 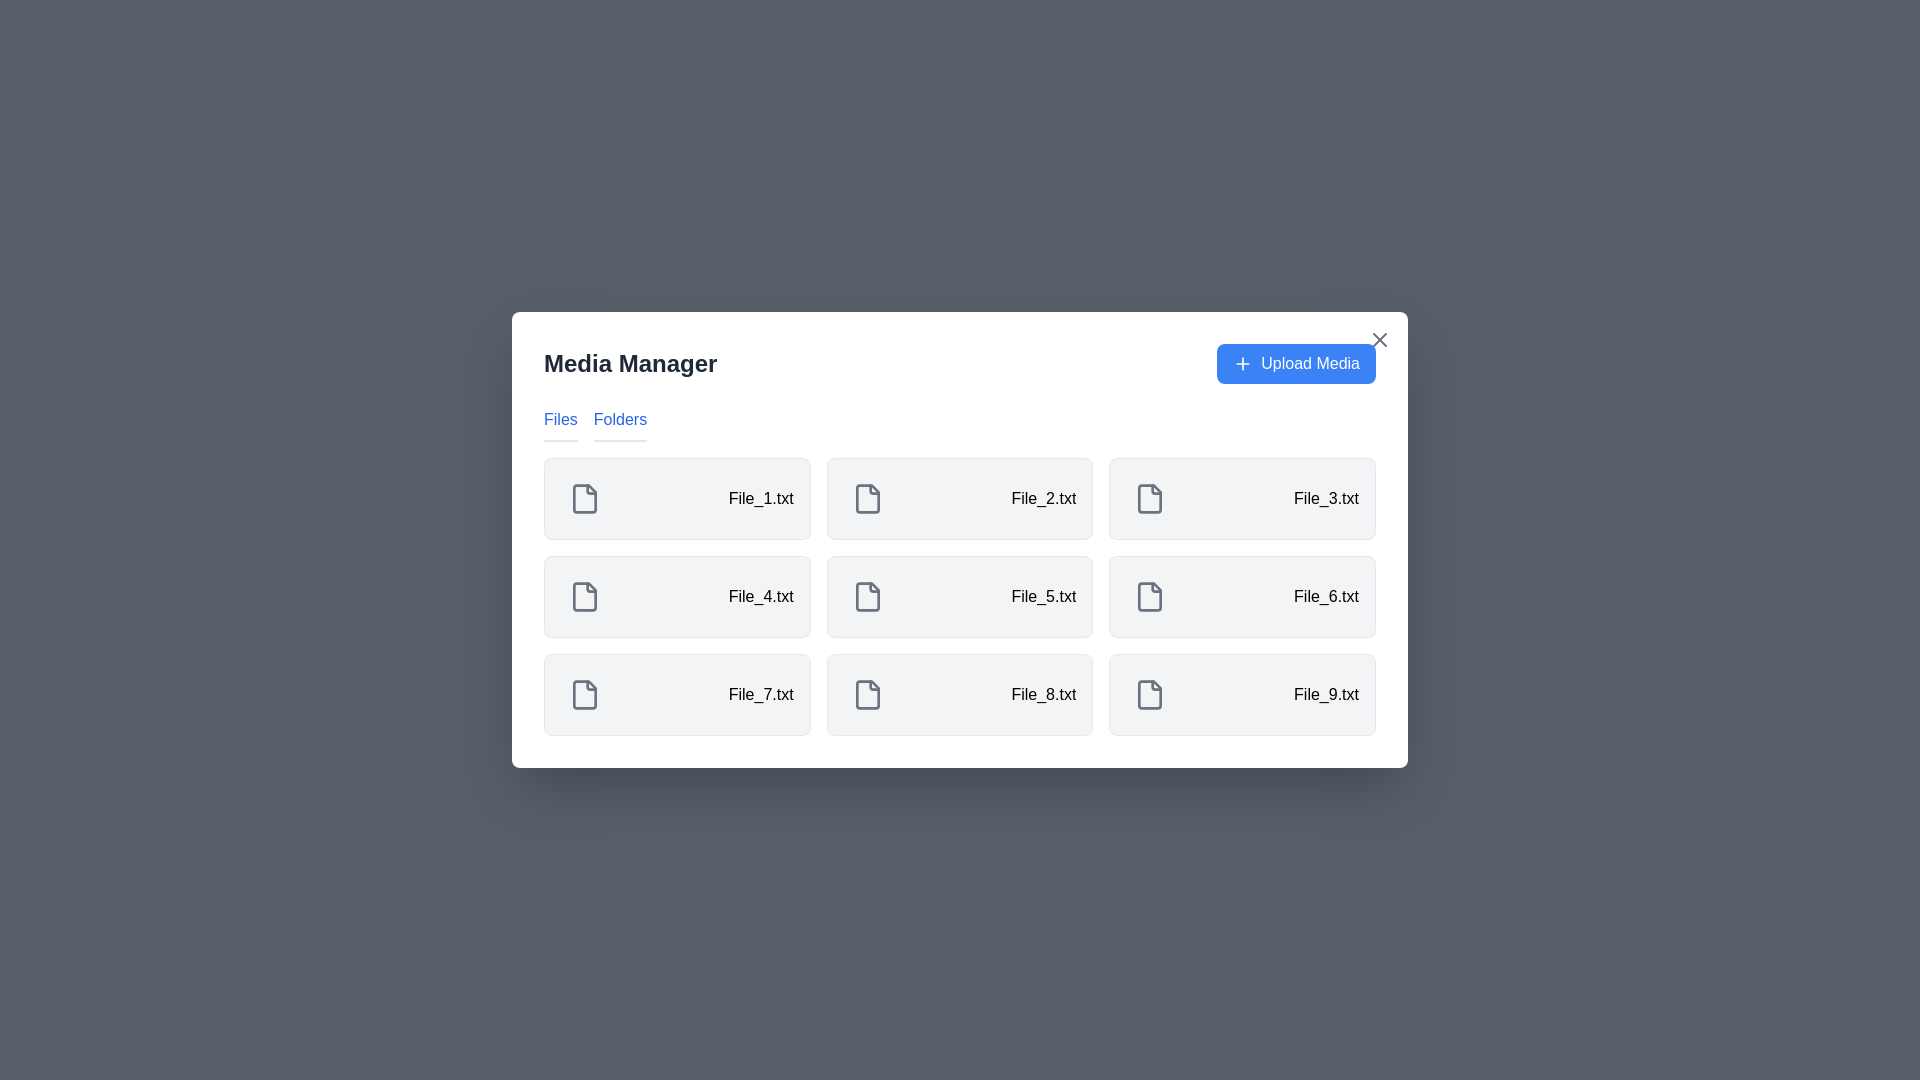 What do you see at coordinates (867, 693) in the screenshot?
I see `the icon representing 'File_7.txt' located in the first position of the third row in the Media Manager interface` at bounding box center [867, 693].